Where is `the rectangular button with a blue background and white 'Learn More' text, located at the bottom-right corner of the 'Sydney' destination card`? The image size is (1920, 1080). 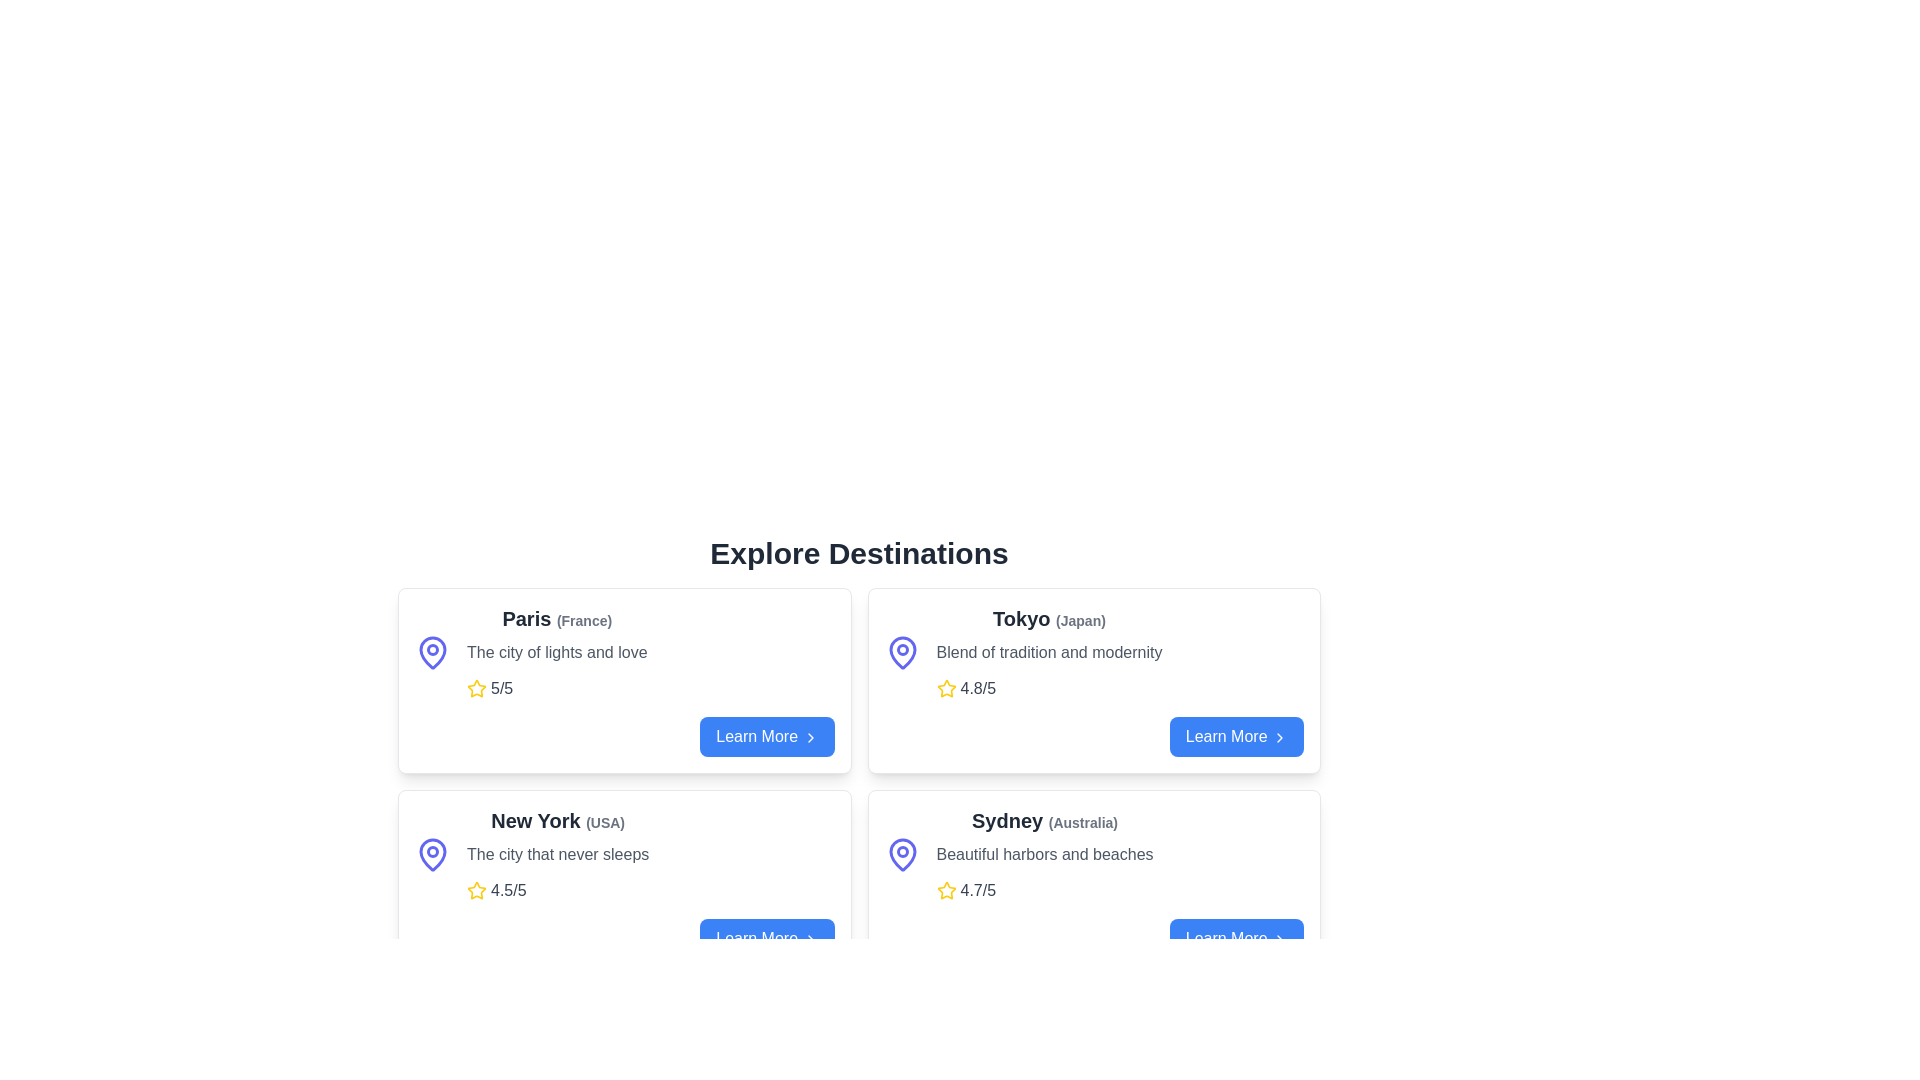 the rectangular button with a blue background and white 'Learn More' text, located at the bottom-right corner of the 'Sydney' destination card is located at coordinates (1235, 938).